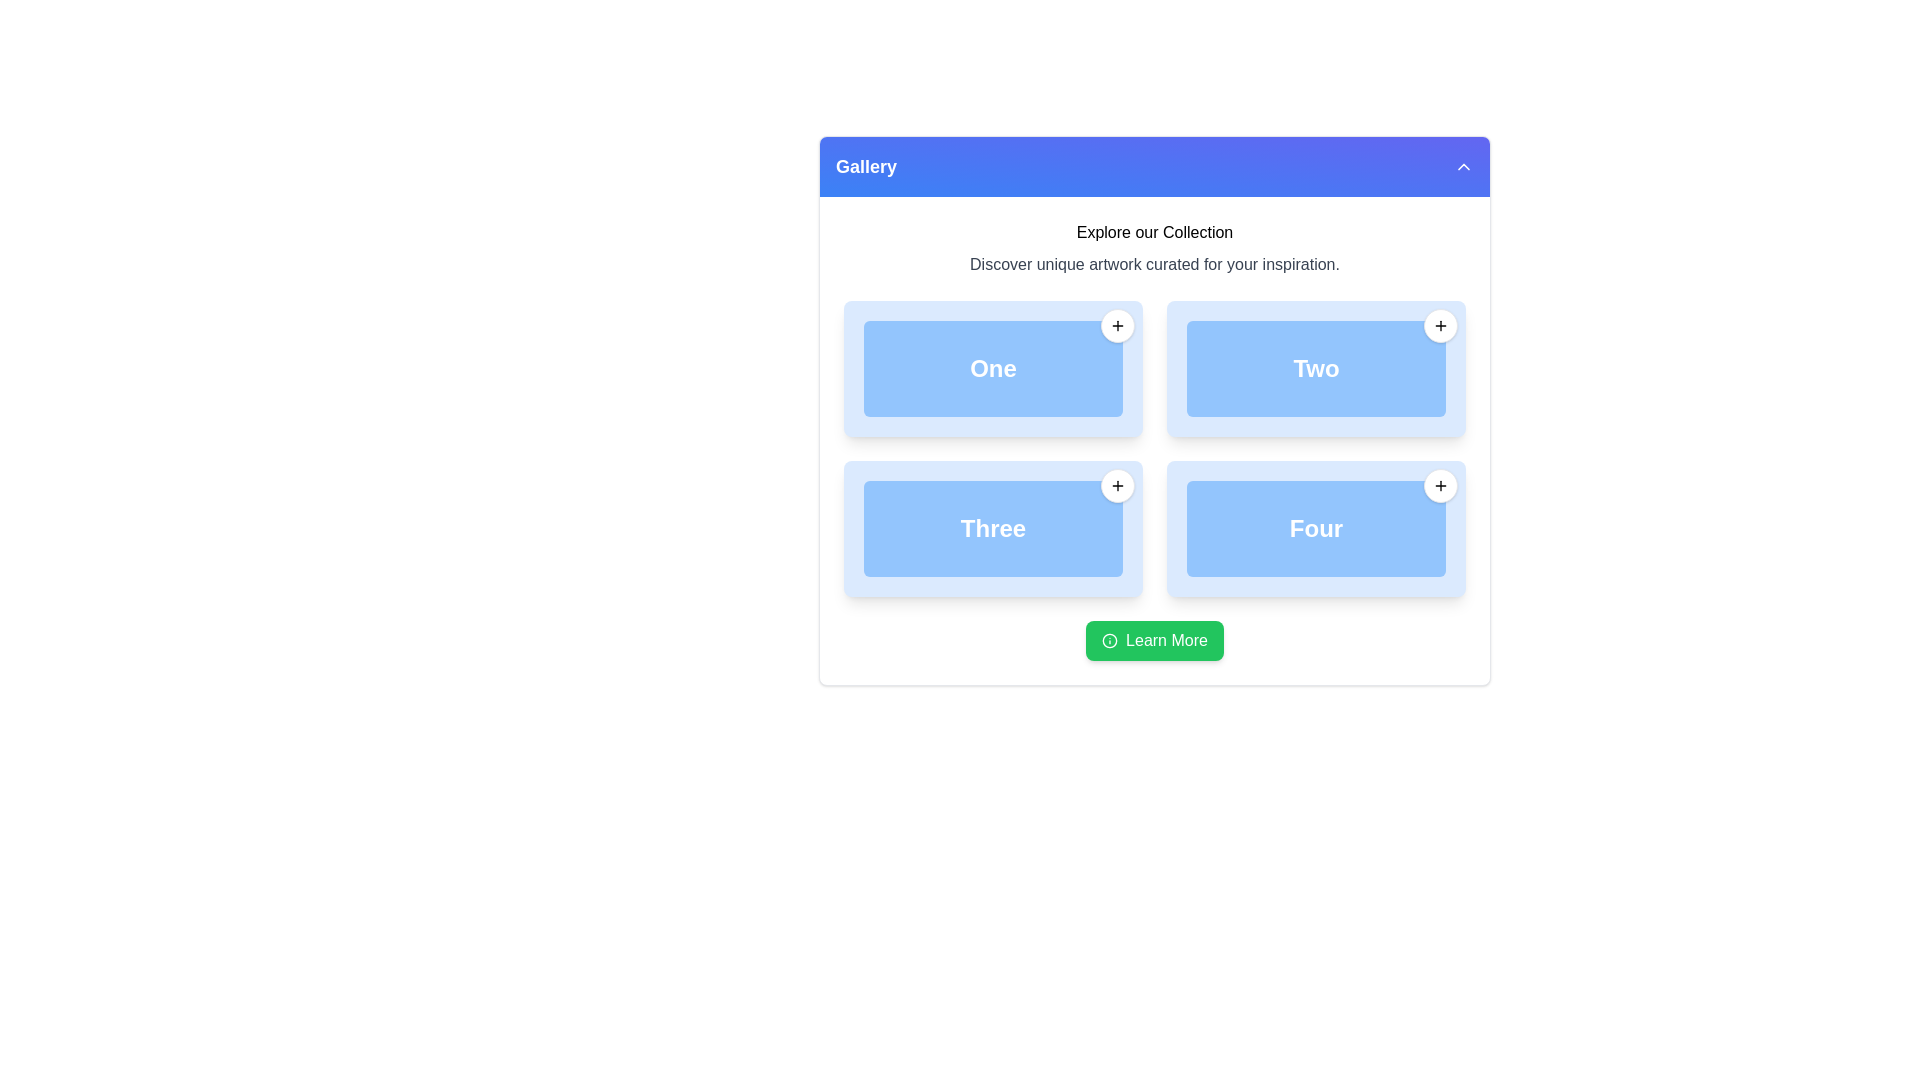  I want to click on the static content display element styled as a rectangular block with bold white text reading 'Four', which is located in the lower-right quadrant of the layout, so click(1316, 527).